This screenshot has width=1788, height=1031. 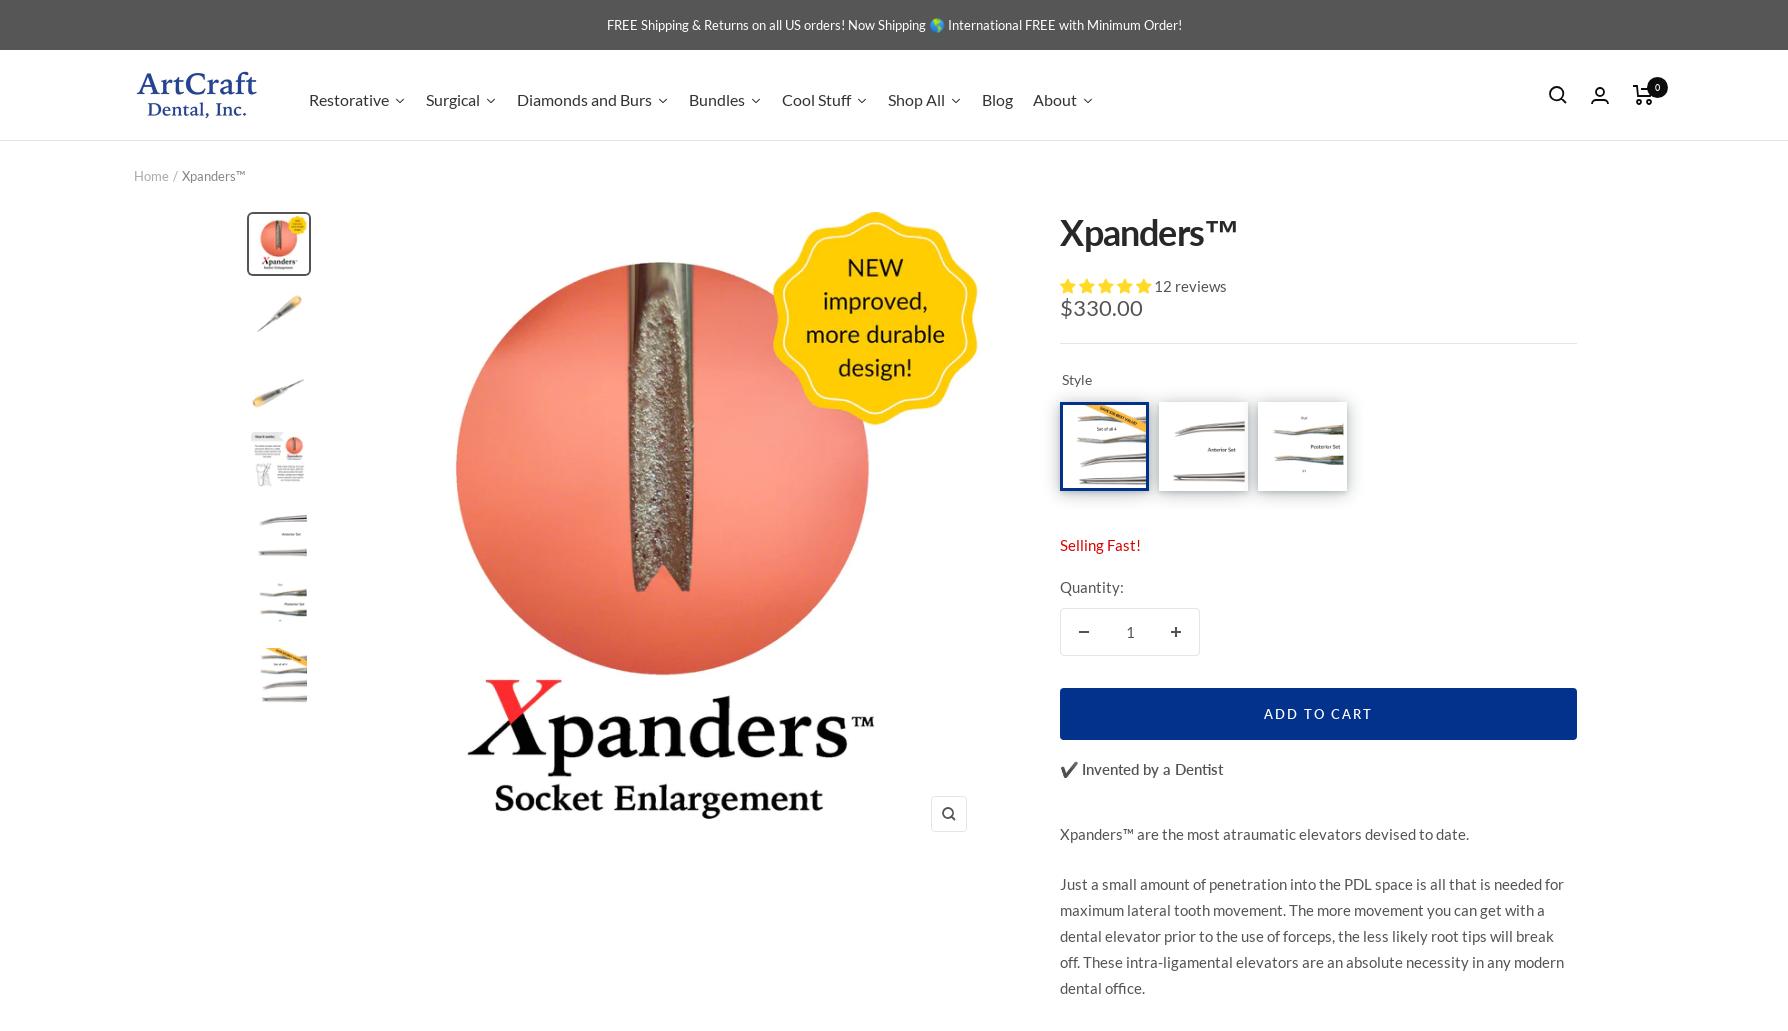 I want to click on 'Home', so click(x=151, y=174).